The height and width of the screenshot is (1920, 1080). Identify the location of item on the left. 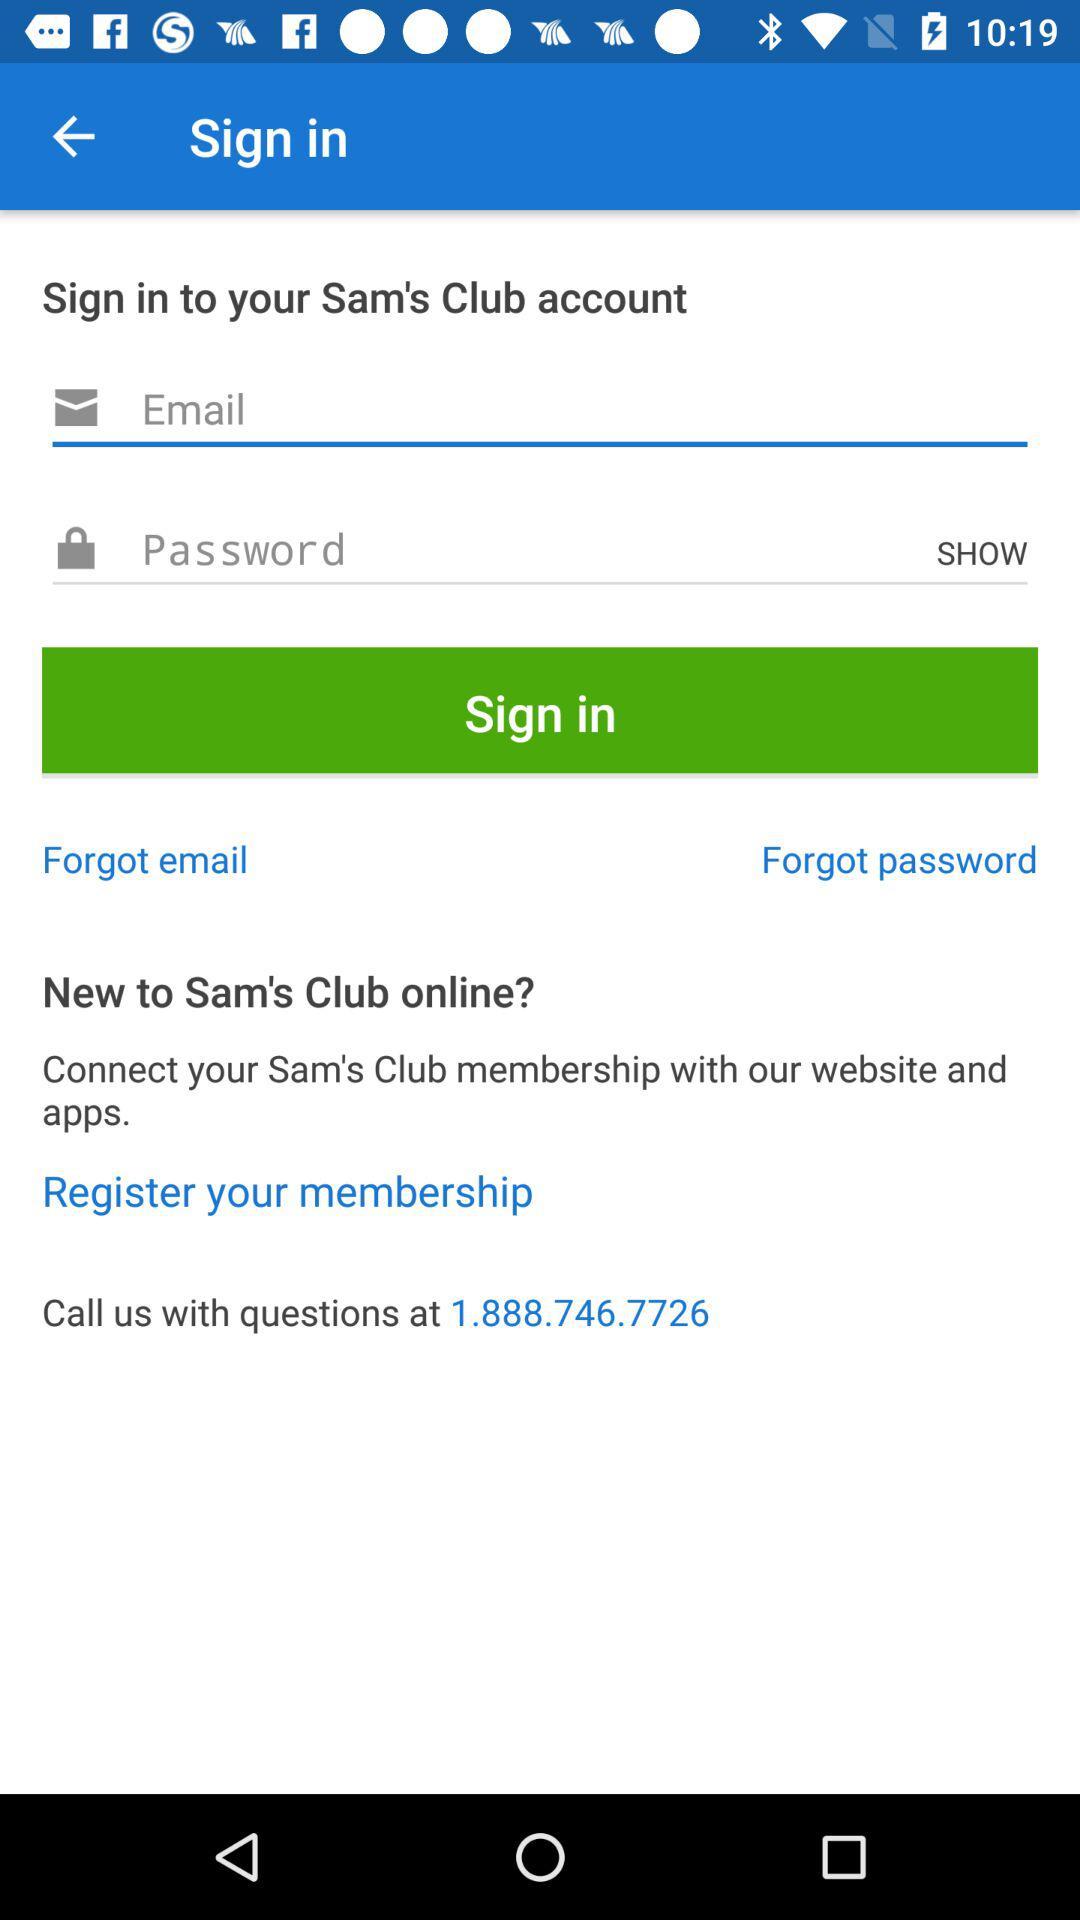
(144, 858).